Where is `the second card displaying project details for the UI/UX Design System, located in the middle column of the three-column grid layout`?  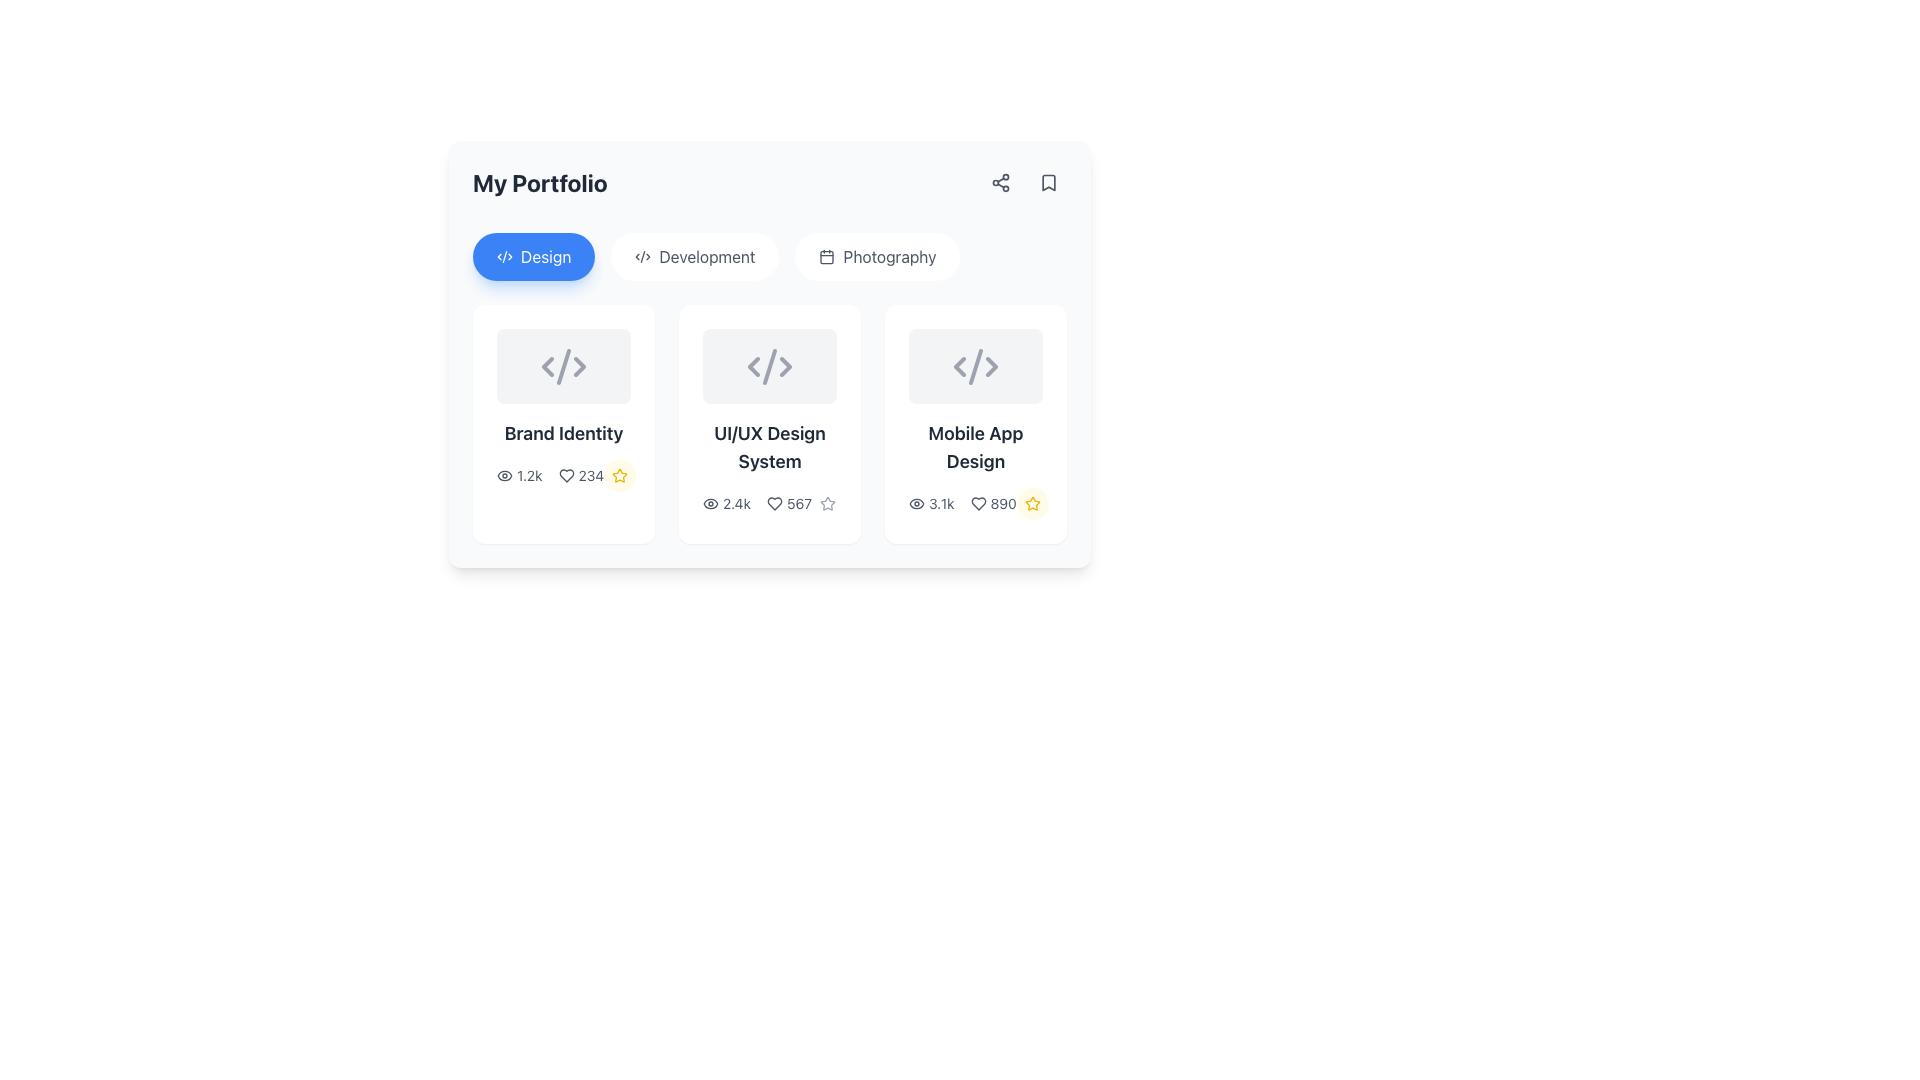
the second card displaying project details for the UI/UX Design System, located in the middle column of the three-column grid layout is located at coordinates (768, 423).